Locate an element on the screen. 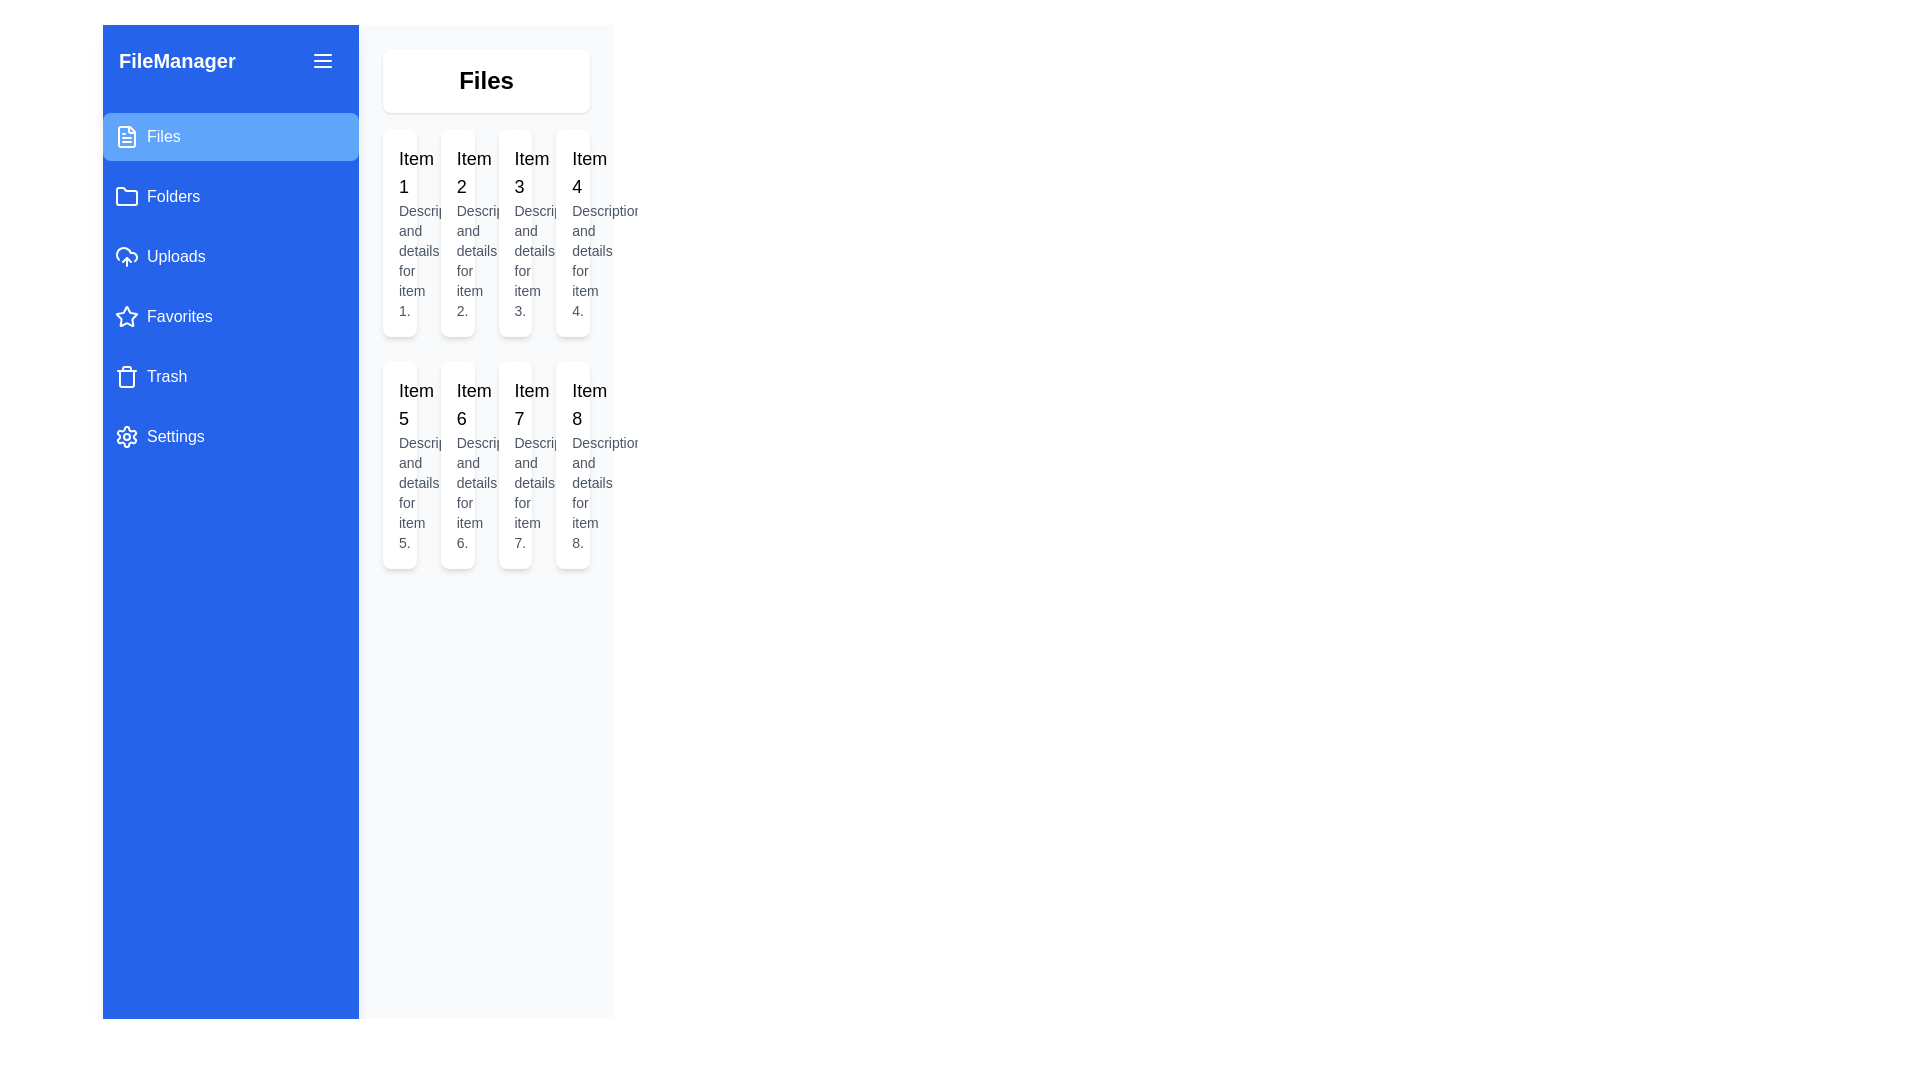 This screenshot has height=1080, width=1920. the Text Label that serves as the heading for the item within the card labeled 'Item 6', which is positioned in the second row and second column of the grid layout beneath the title 'Files' is located at coordinates (456, 405).